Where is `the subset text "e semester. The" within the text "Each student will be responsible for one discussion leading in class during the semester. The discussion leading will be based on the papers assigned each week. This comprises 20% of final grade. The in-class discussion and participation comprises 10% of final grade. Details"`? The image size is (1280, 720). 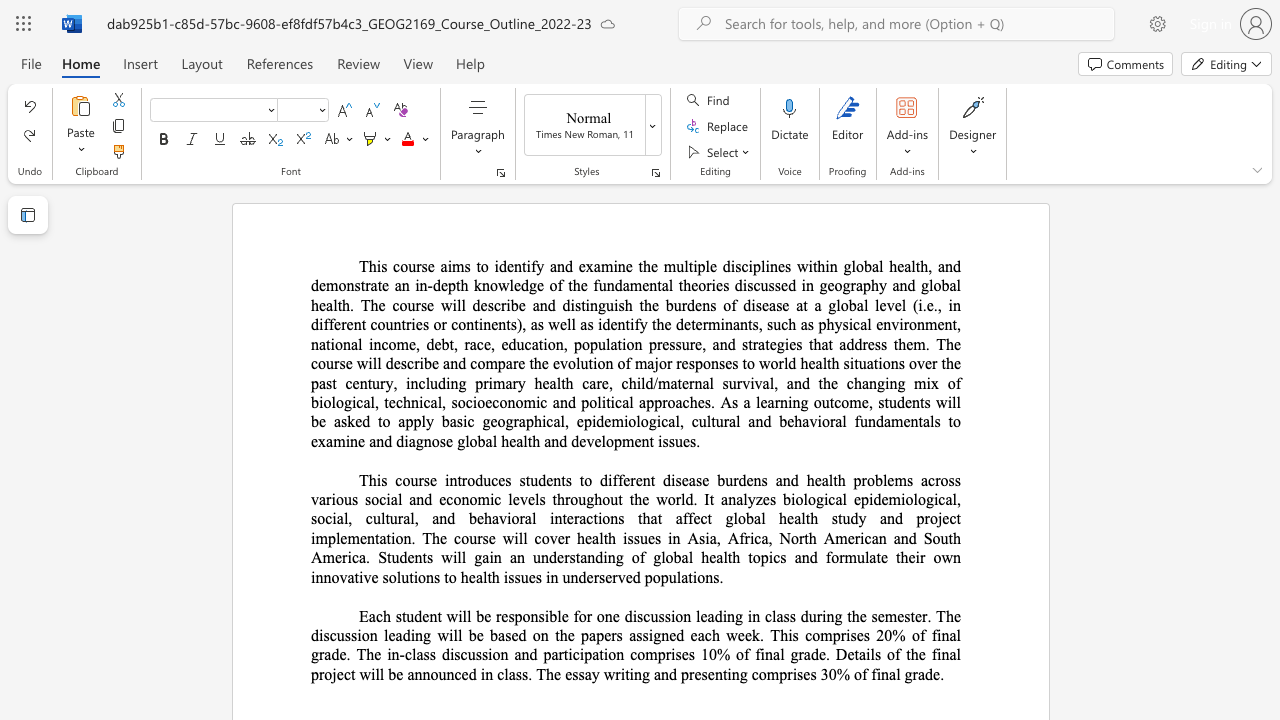 the subset text "e semester. The" within the text "Each student will be responsible for one discussion leading in class during the semester. The discussion leading will be based on the papers assigned each week. This comprises 20% of final grade. The in-class discussion and participation comprises 10% of final grade. Details" is located at coordinates (859, 615).